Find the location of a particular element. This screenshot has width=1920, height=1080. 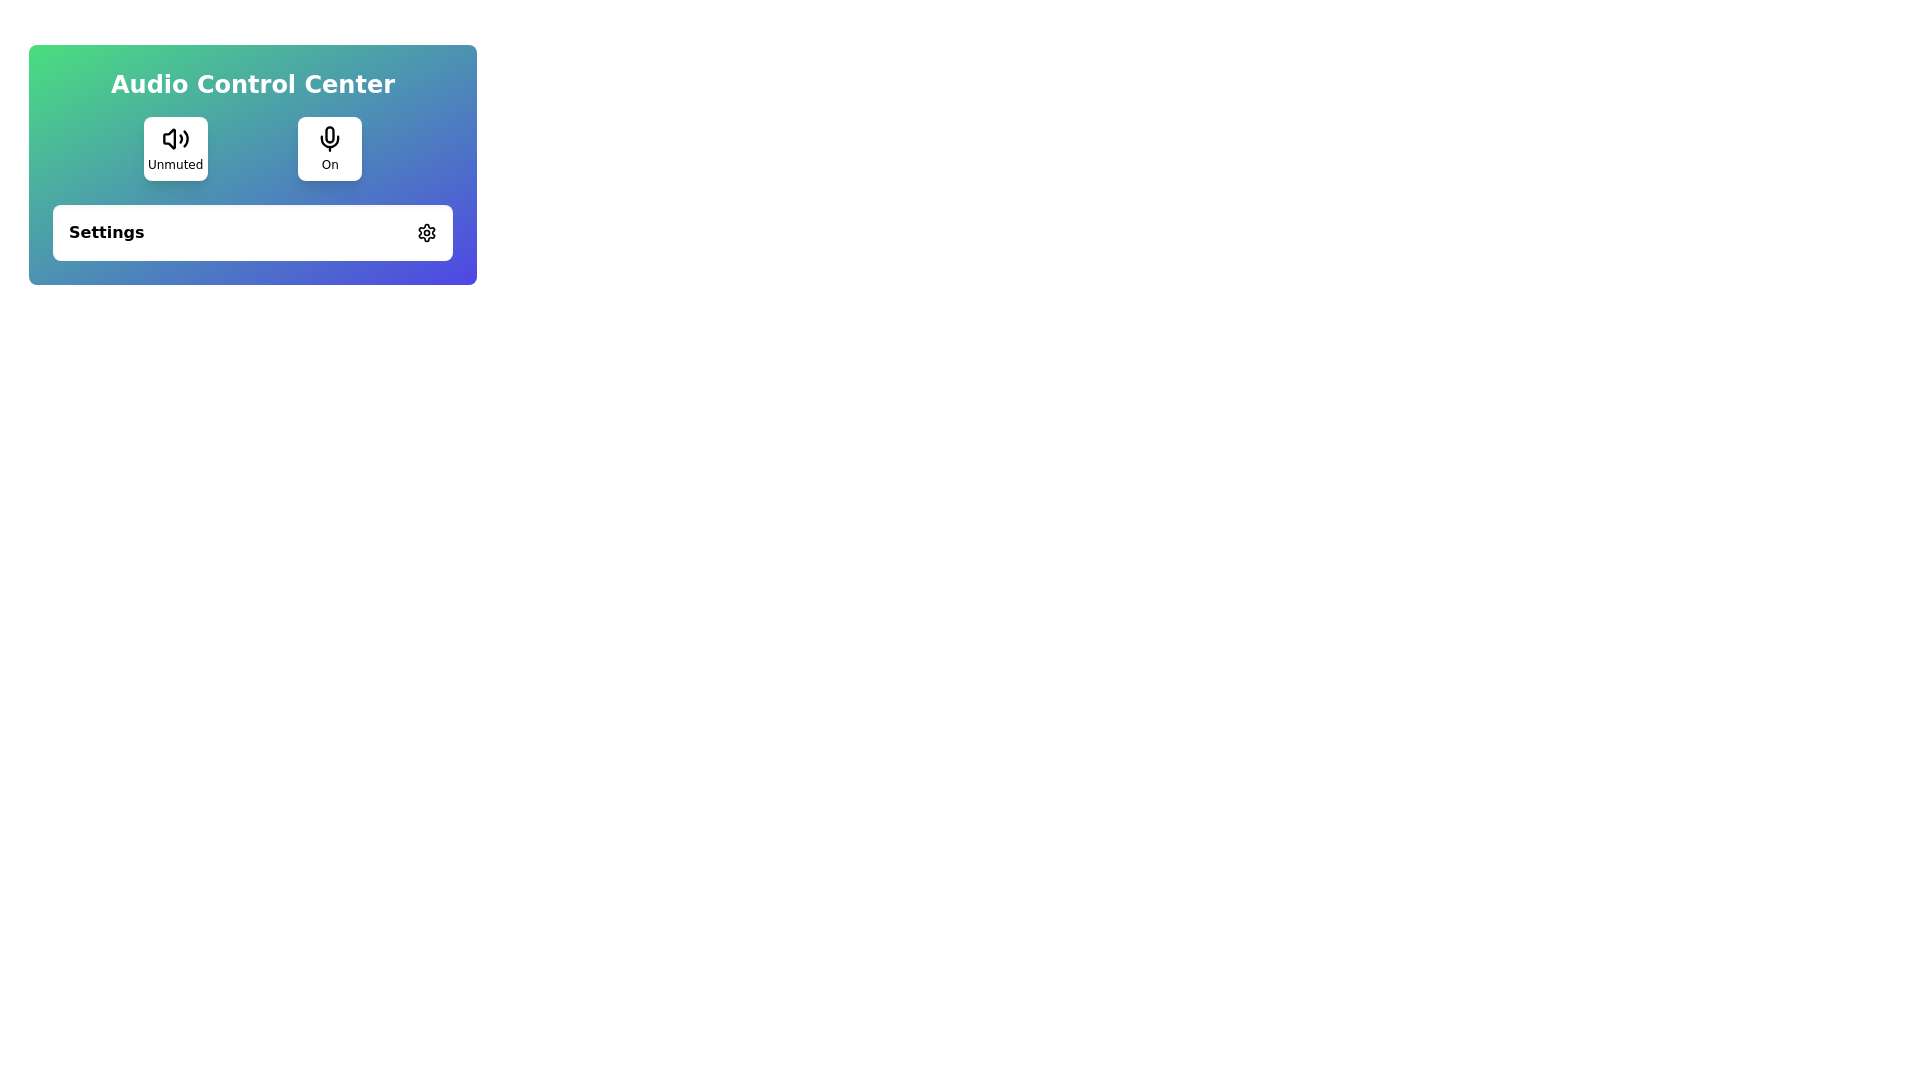

the toggle button for managing the microphone located to the right of the 'Unmuted' button in the 'Audio Control Center' section is located at coordinates (330, 148).